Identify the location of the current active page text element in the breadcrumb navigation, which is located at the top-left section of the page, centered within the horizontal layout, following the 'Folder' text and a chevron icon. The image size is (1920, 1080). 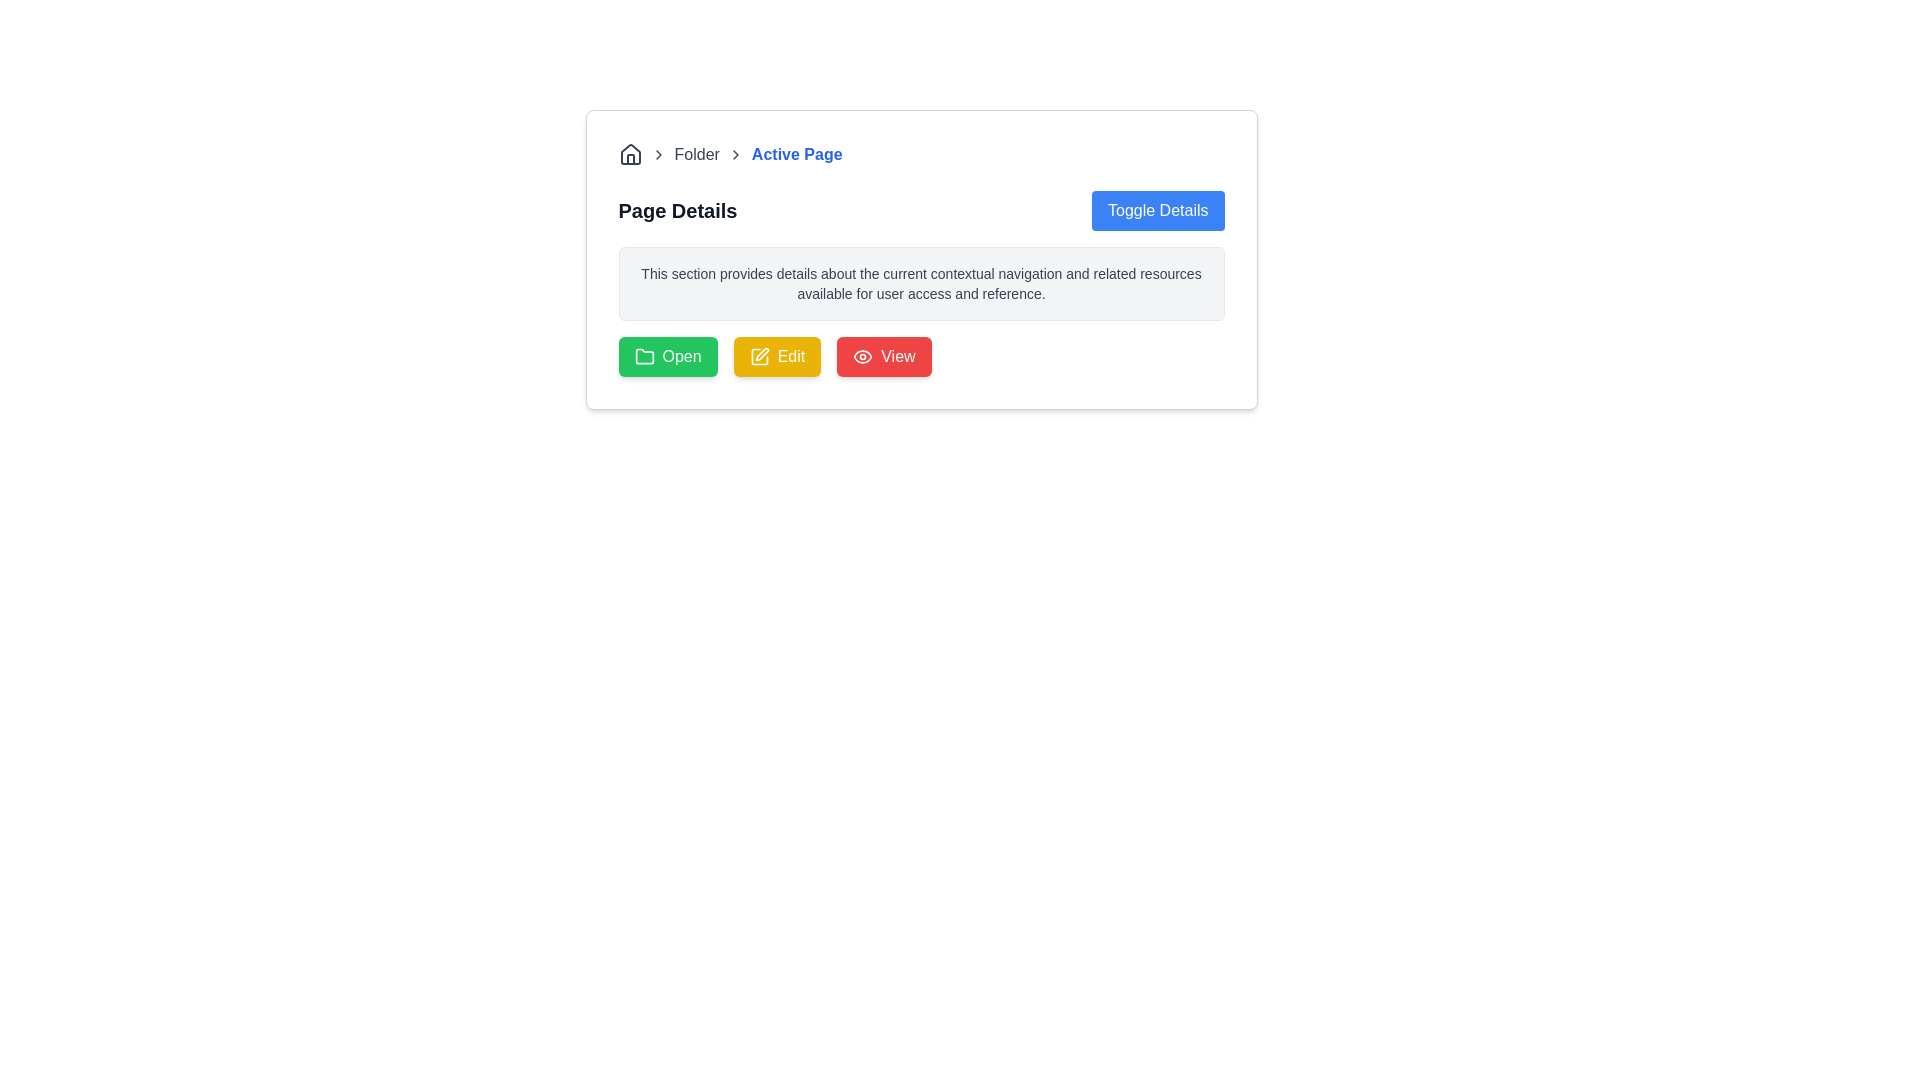
(796, 153).